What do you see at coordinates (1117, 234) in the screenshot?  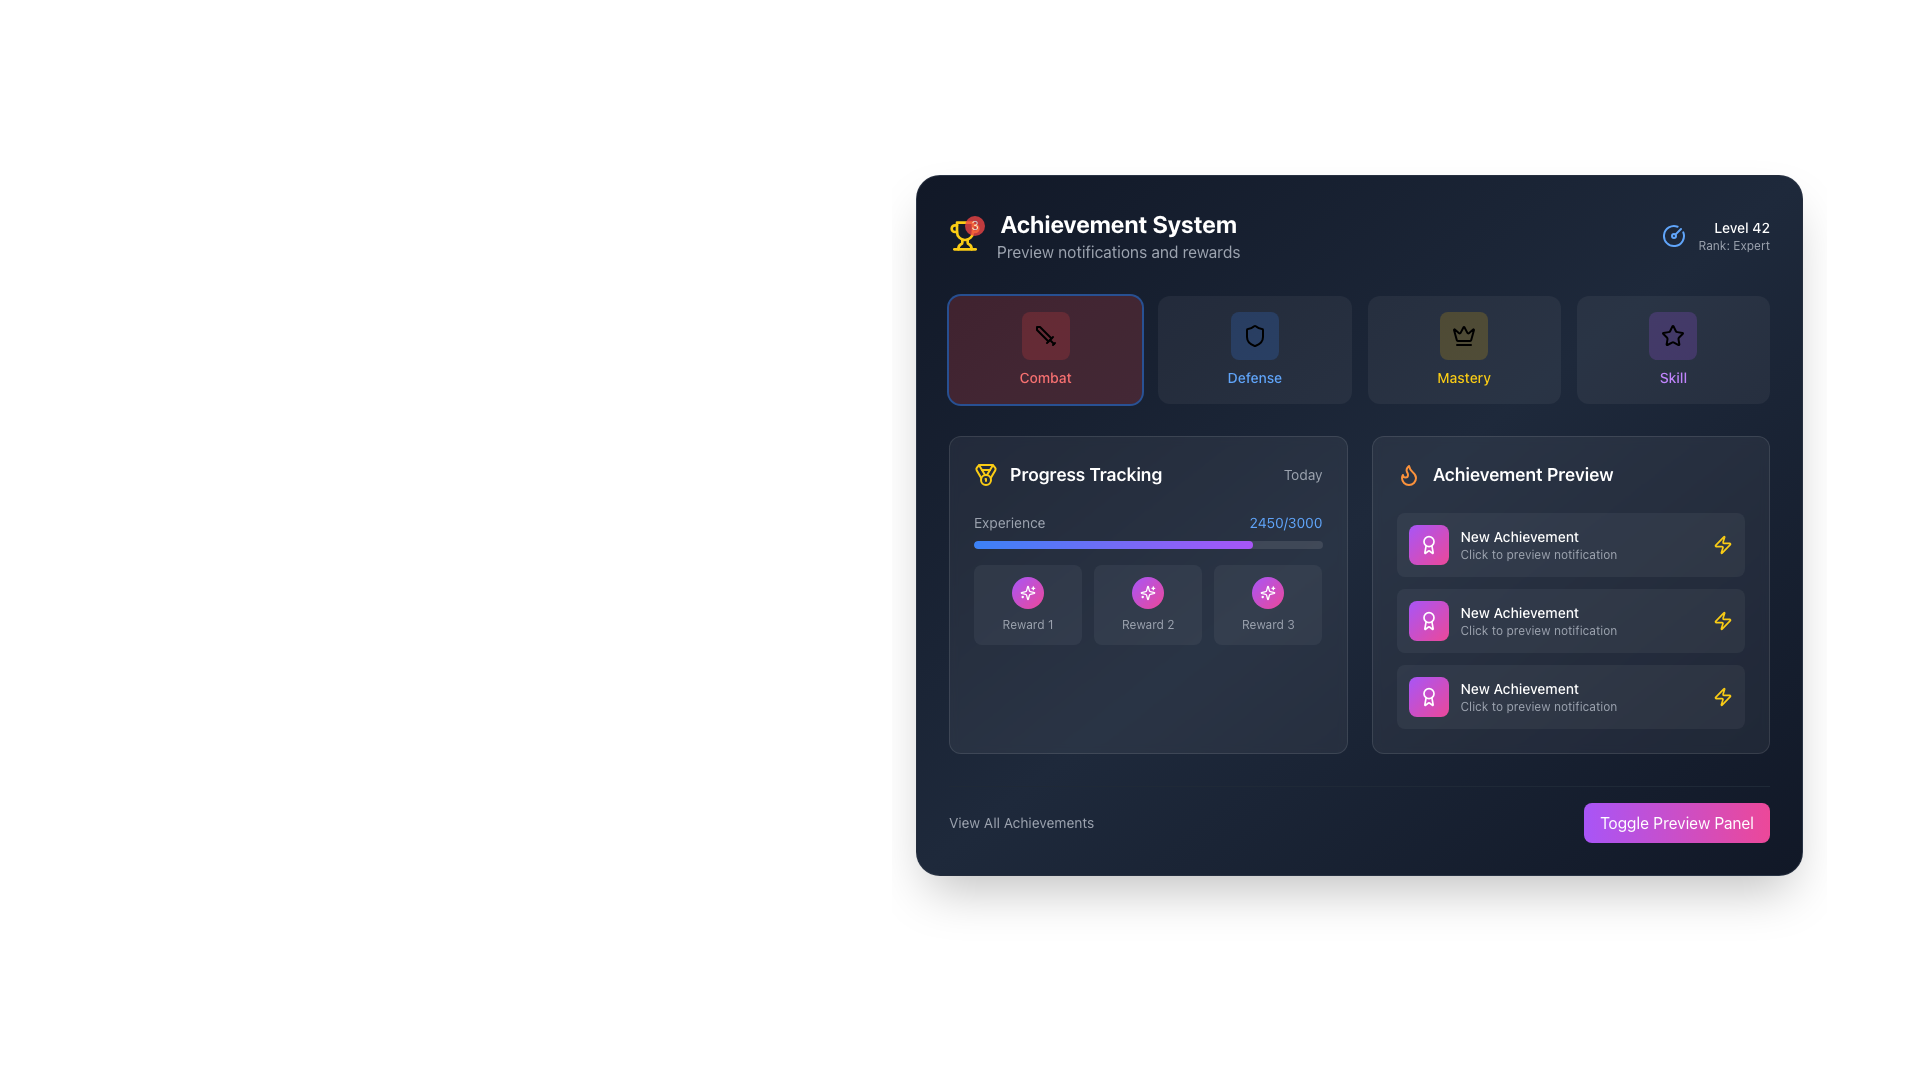 I see `the heading element that indicates the 'Achievement System' and provides a preview of notifications and rewards, located in the top-left corner of the card-like component` at bounding box center [1117, 234].